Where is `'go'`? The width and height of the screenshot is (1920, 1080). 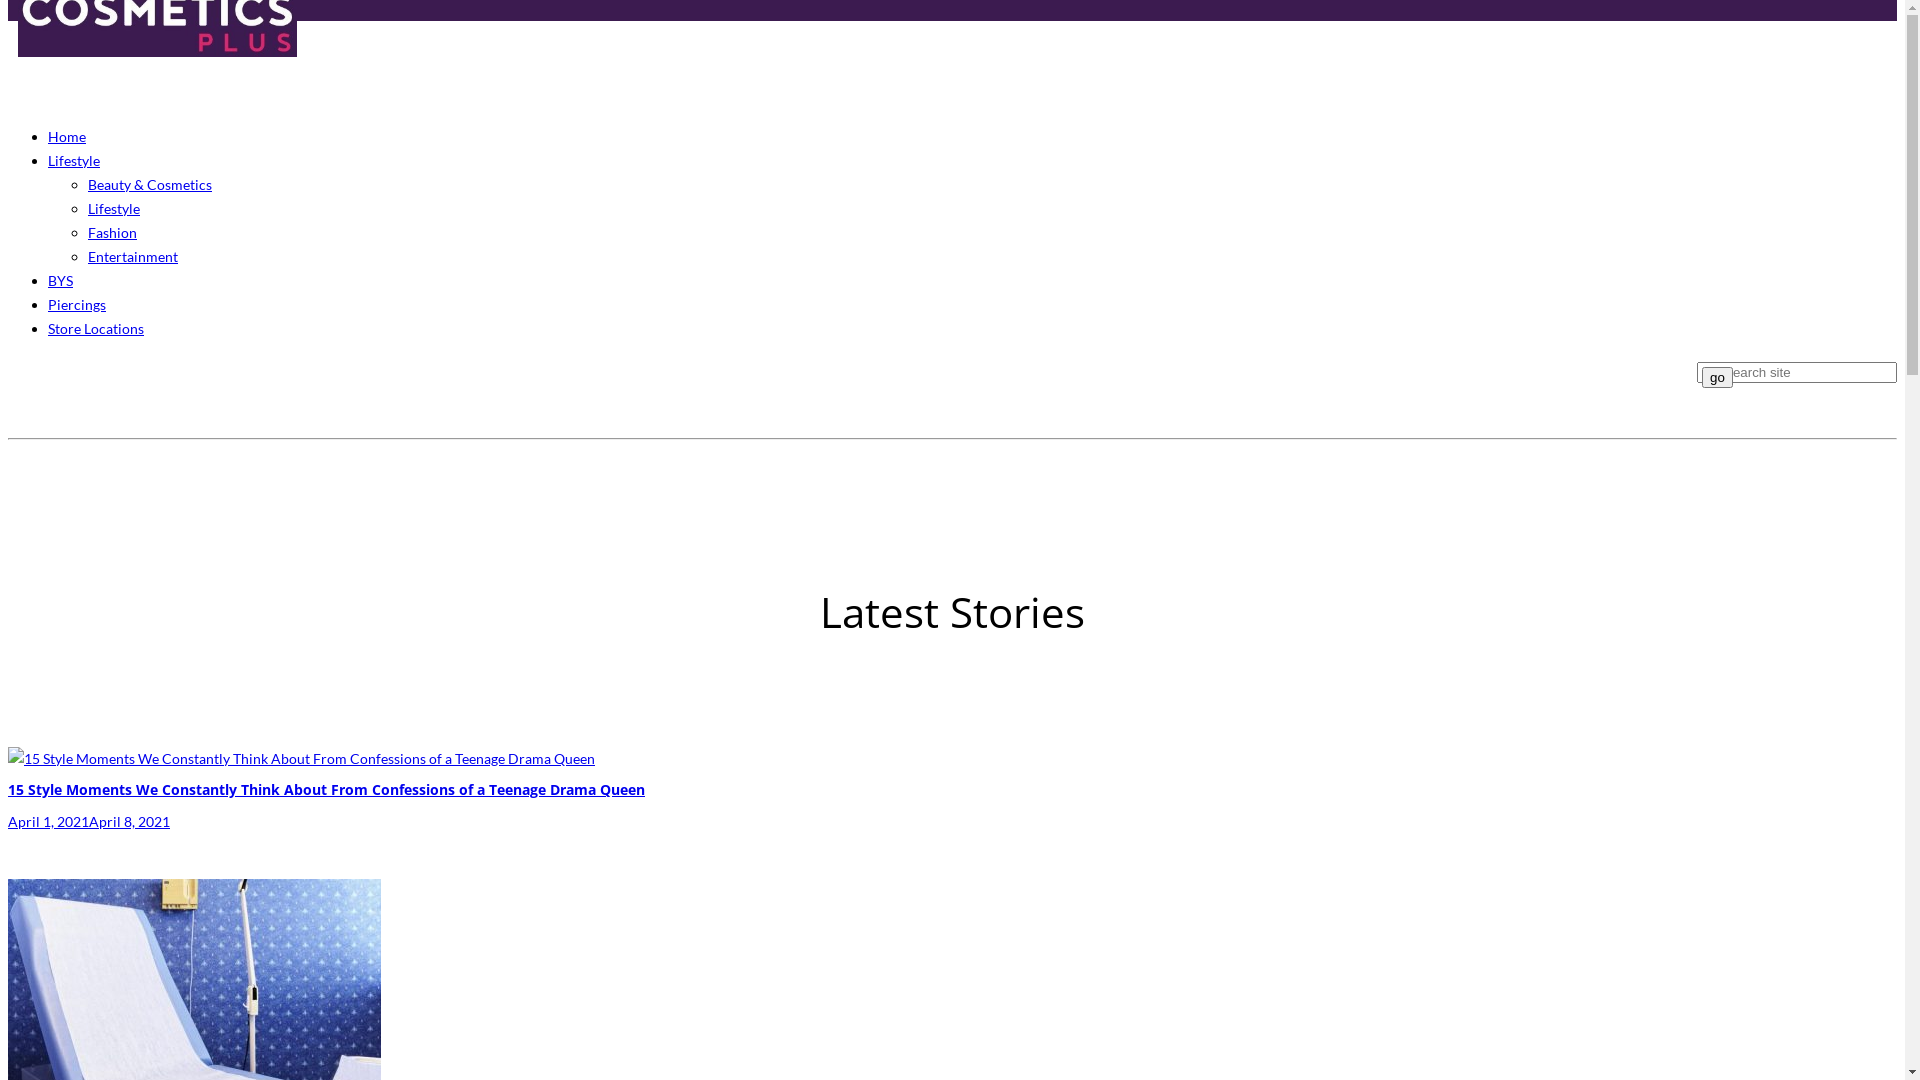 'go' is located at coordinates (1716, 377).